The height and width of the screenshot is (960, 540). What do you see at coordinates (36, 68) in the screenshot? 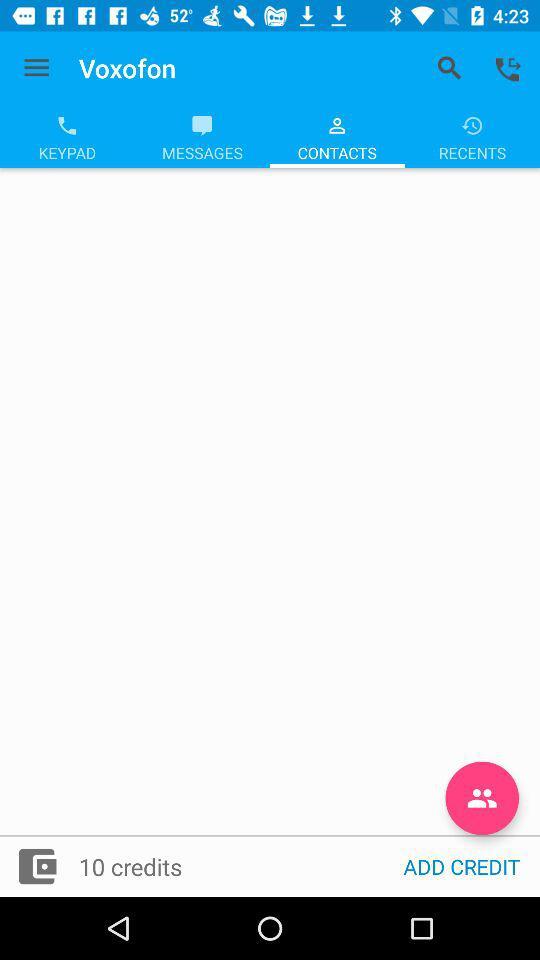
I see `item to the left of voxofon icon` at bounding box center [36, 68].